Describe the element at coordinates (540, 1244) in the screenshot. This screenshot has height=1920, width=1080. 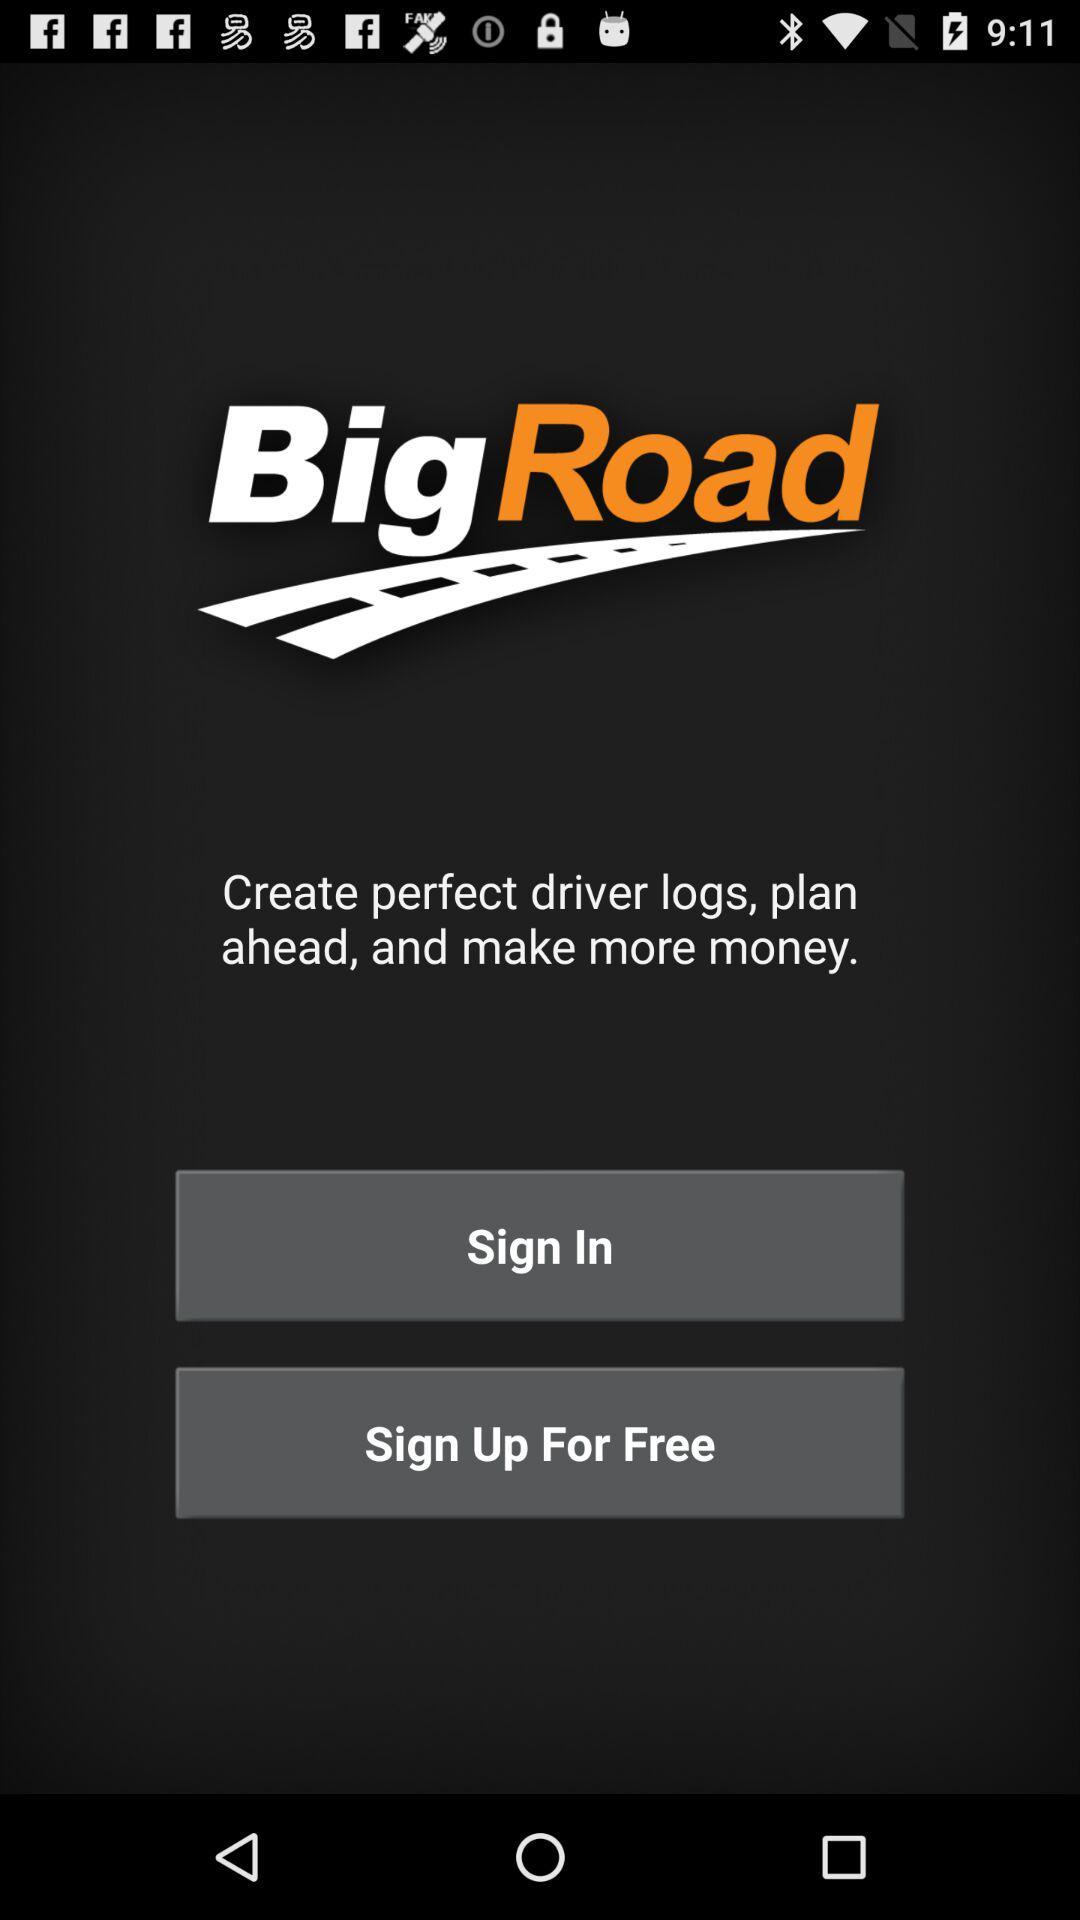
I see `the sign in button` at that location.